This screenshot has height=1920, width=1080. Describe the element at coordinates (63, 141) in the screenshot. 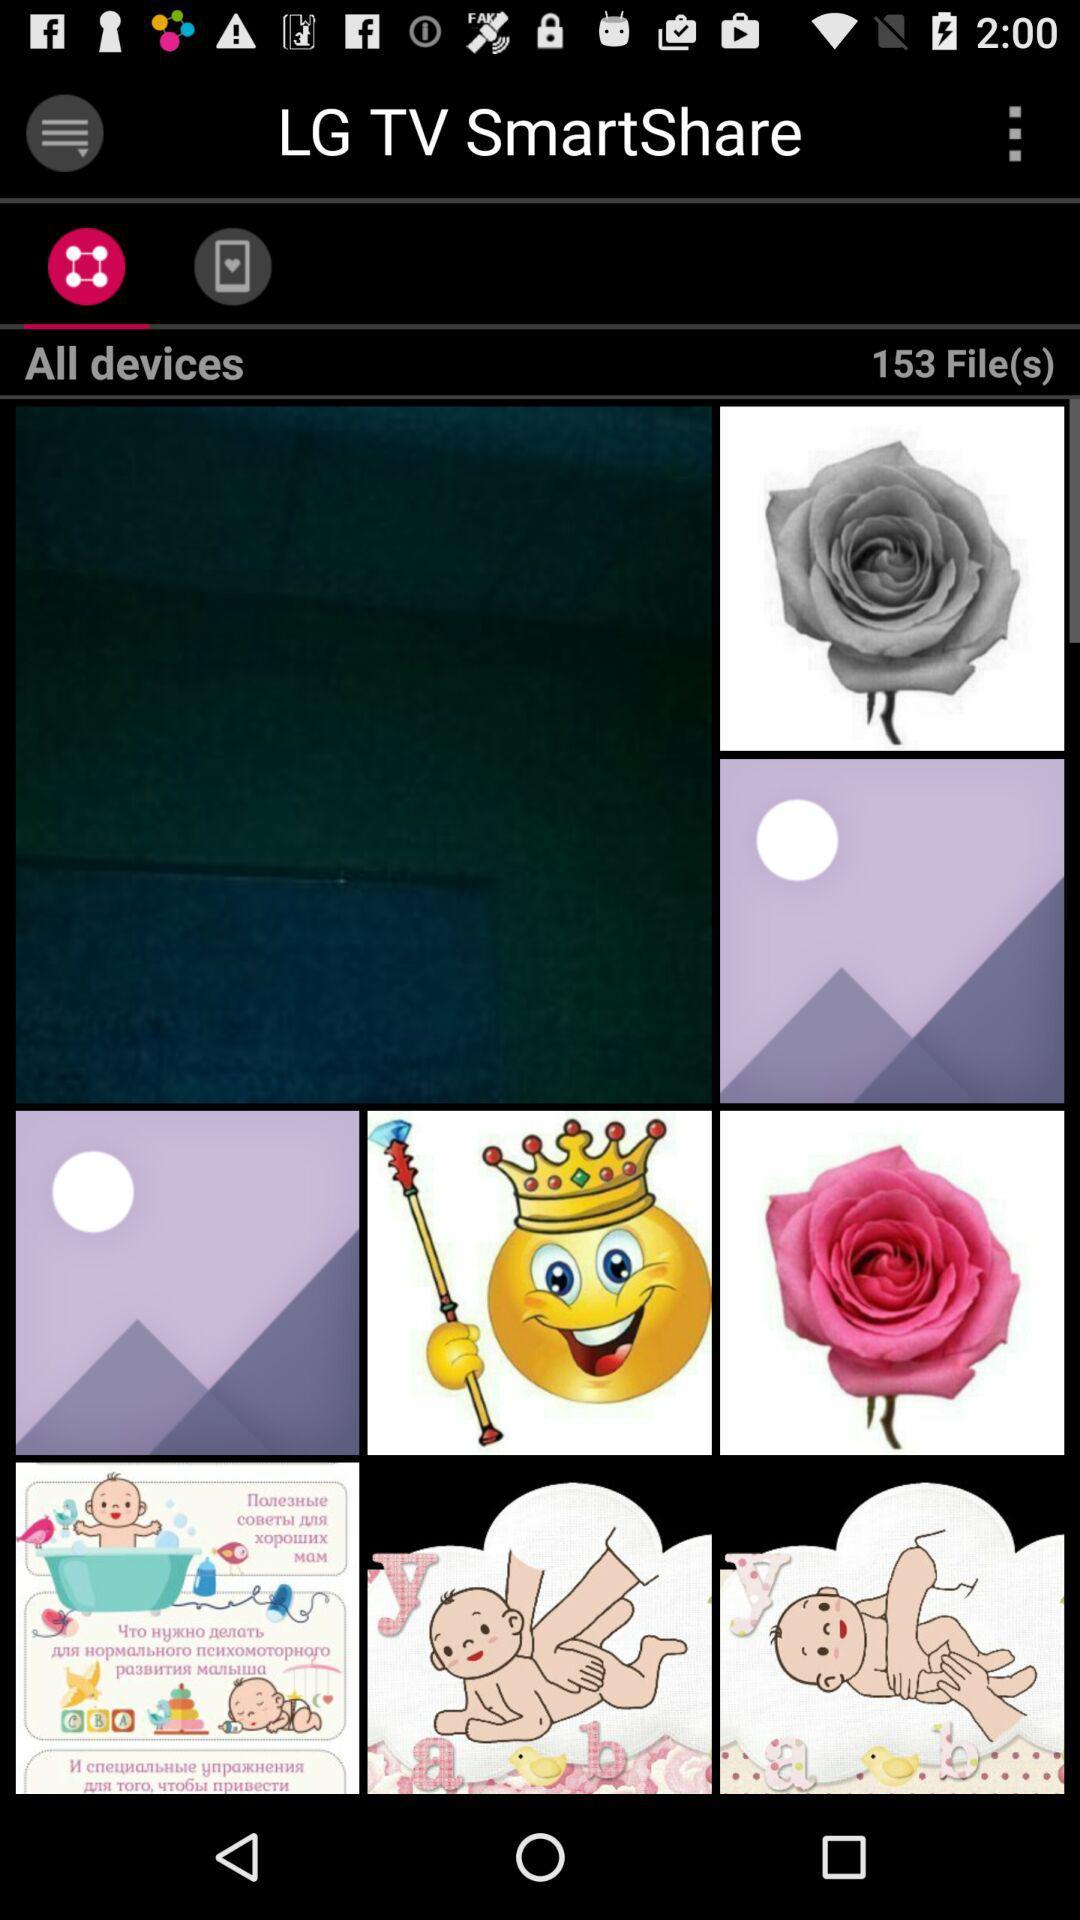

I see `the menu icon` at that location.